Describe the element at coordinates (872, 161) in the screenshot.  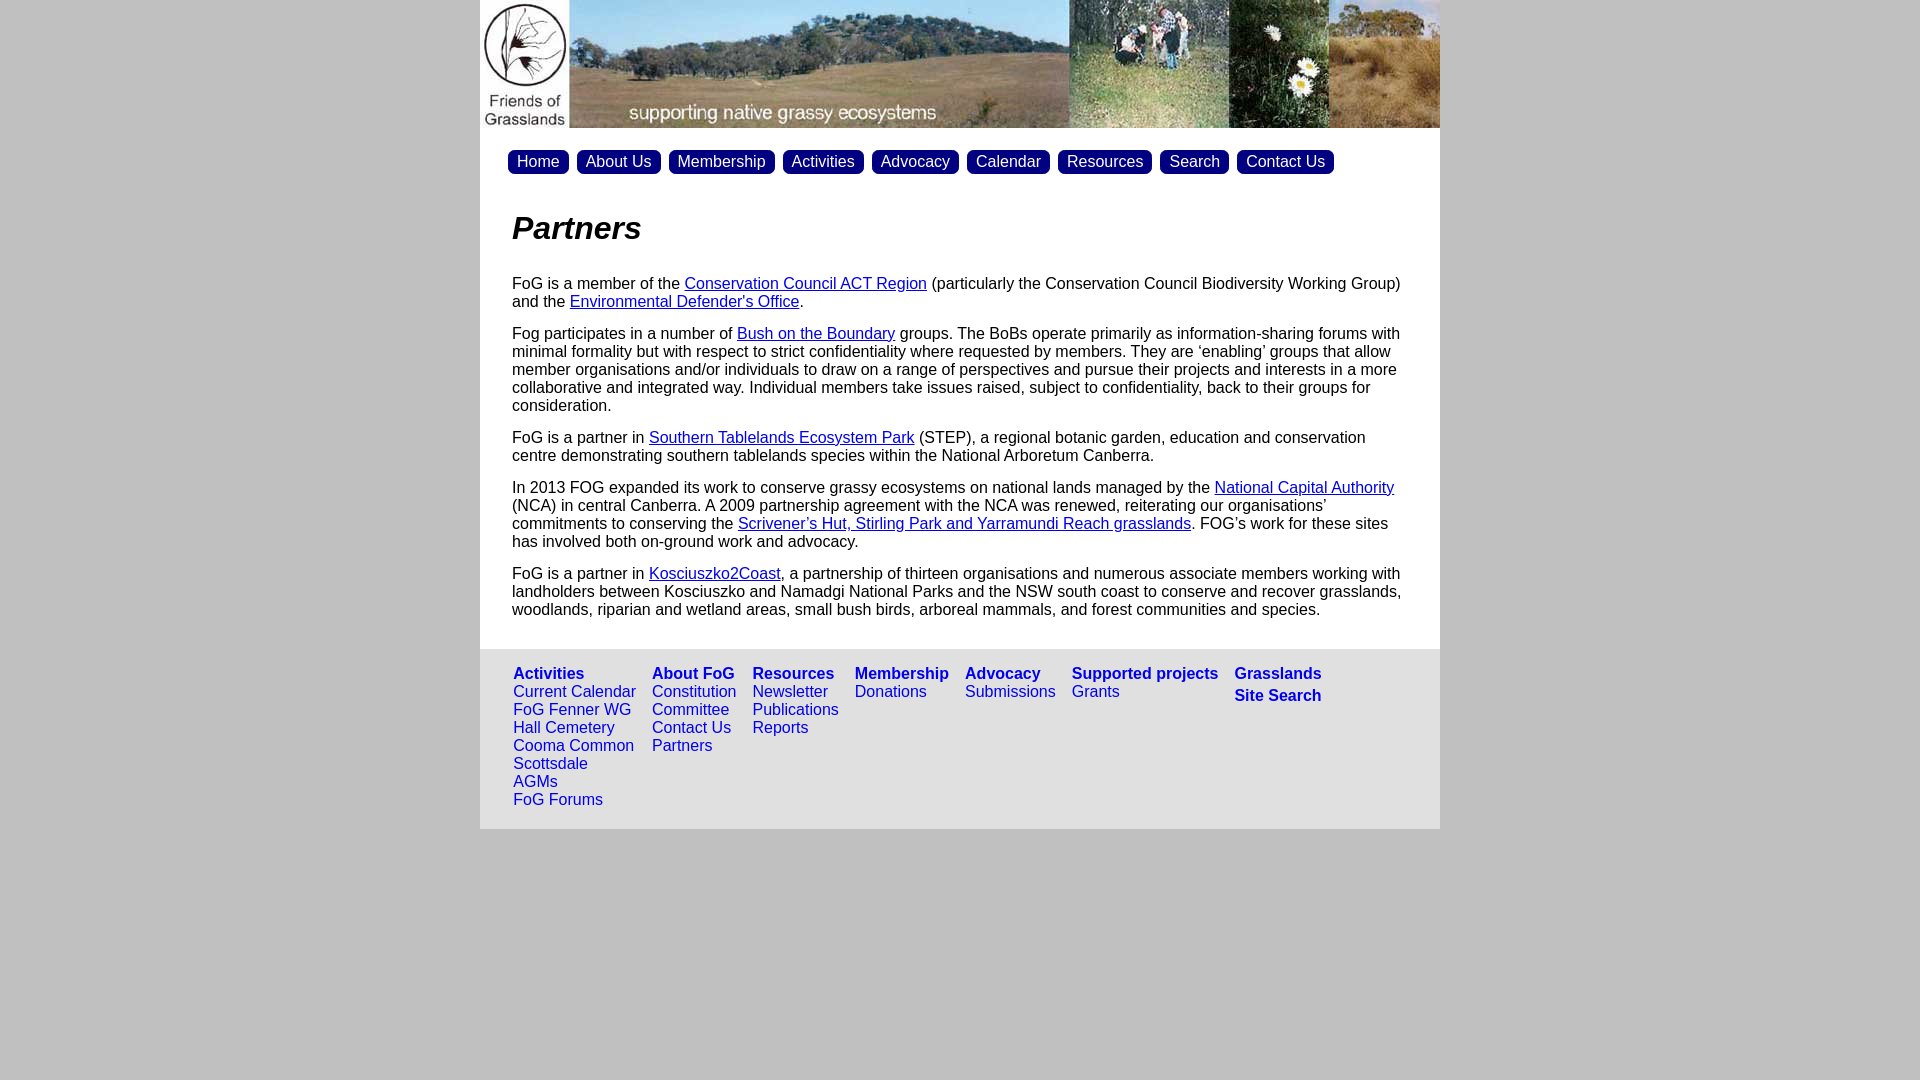
I see `'Advocacy'` at that location.